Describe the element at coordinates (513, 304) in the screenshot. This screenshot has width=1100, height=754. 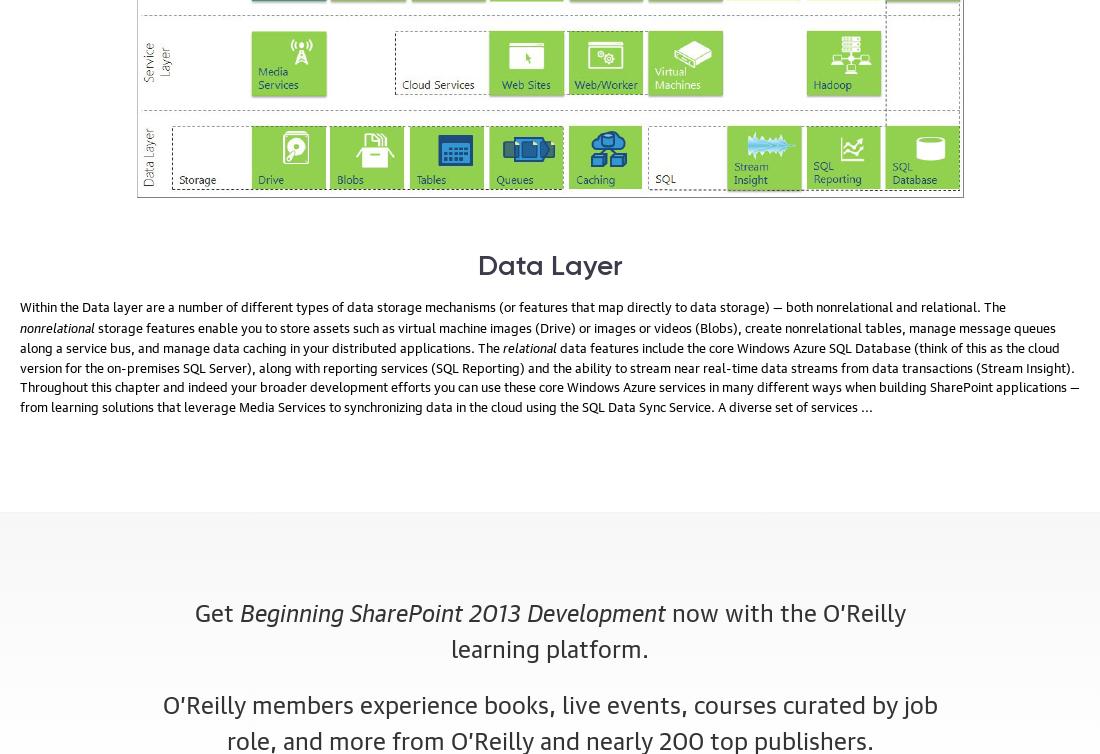
I see `'Within the Data layer are a number of different types of data storage mechanisms (or features that map directly to data storage) — both nonrelational and relational. The'` at that location.